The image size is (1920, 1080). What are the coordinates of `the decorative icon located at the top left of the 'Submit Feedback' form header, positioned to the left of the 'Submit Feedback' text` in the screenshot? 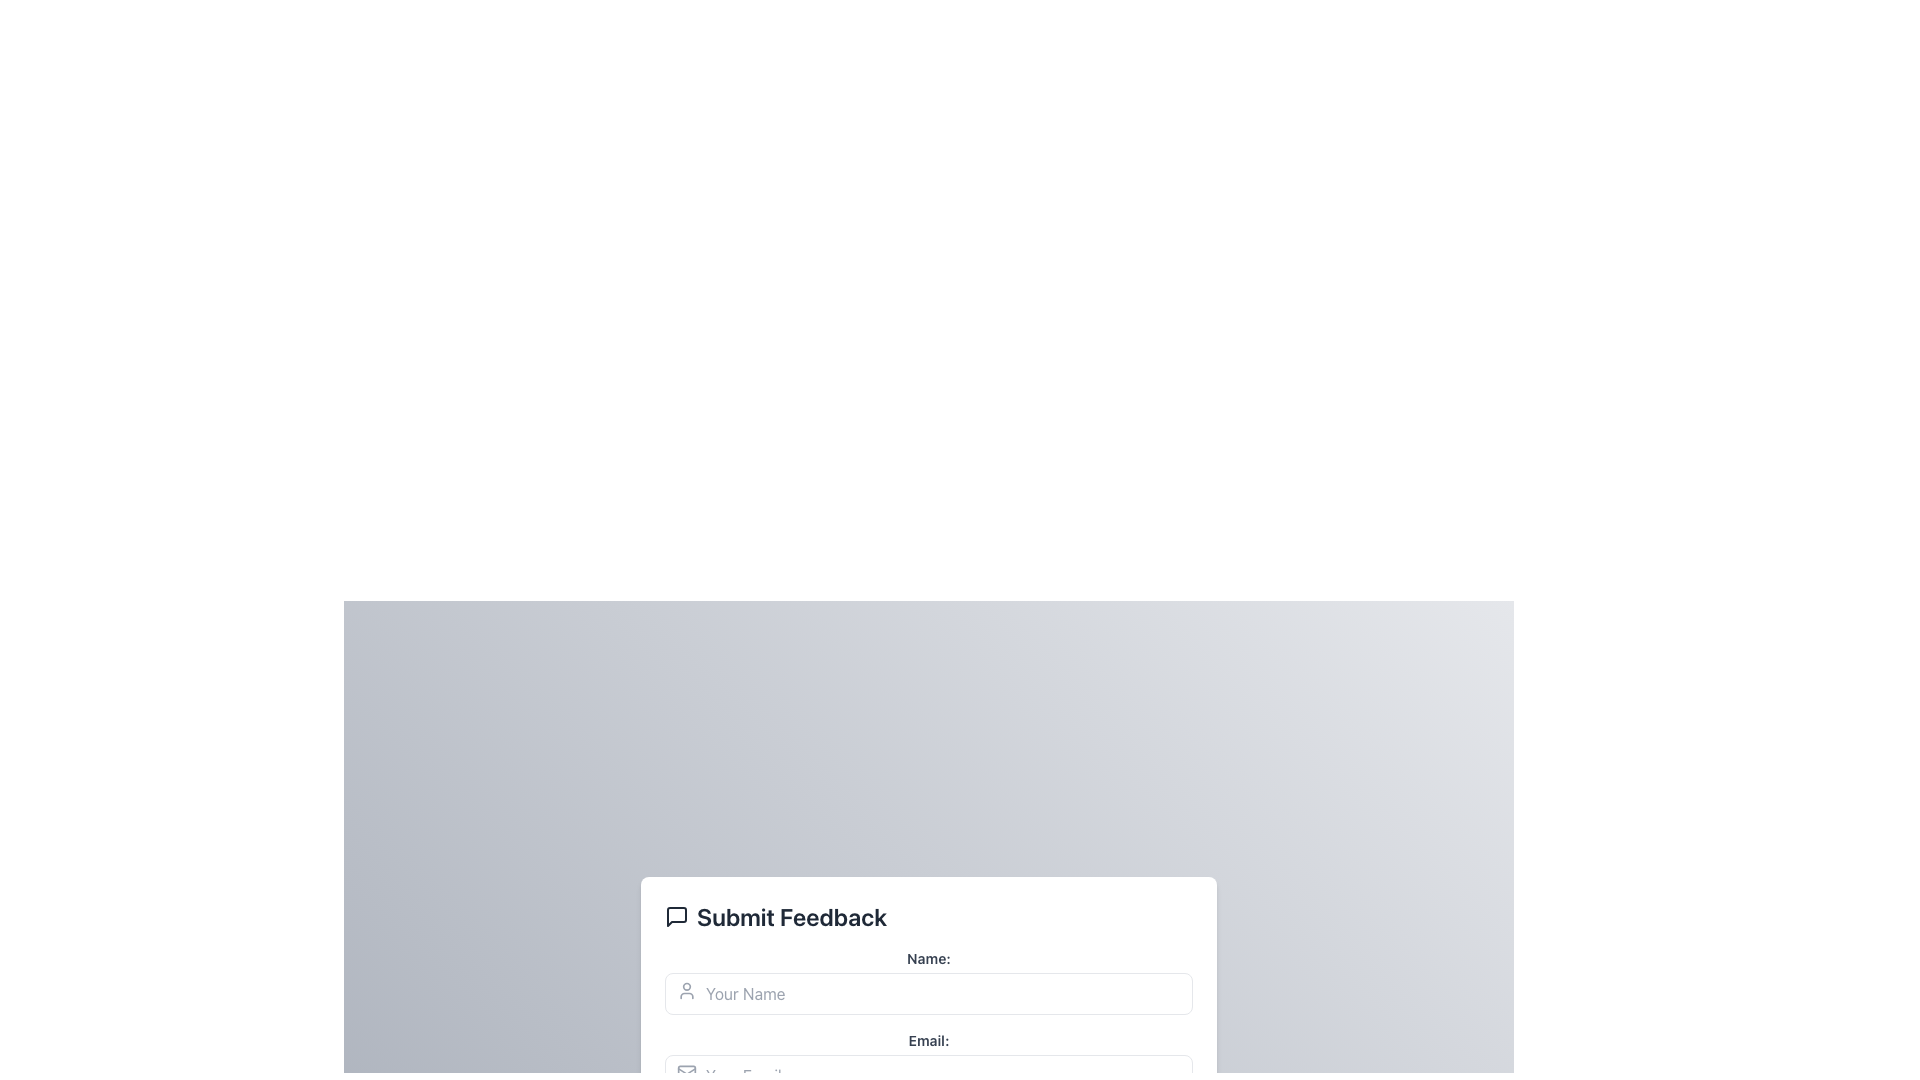 It's located at (676, 917).